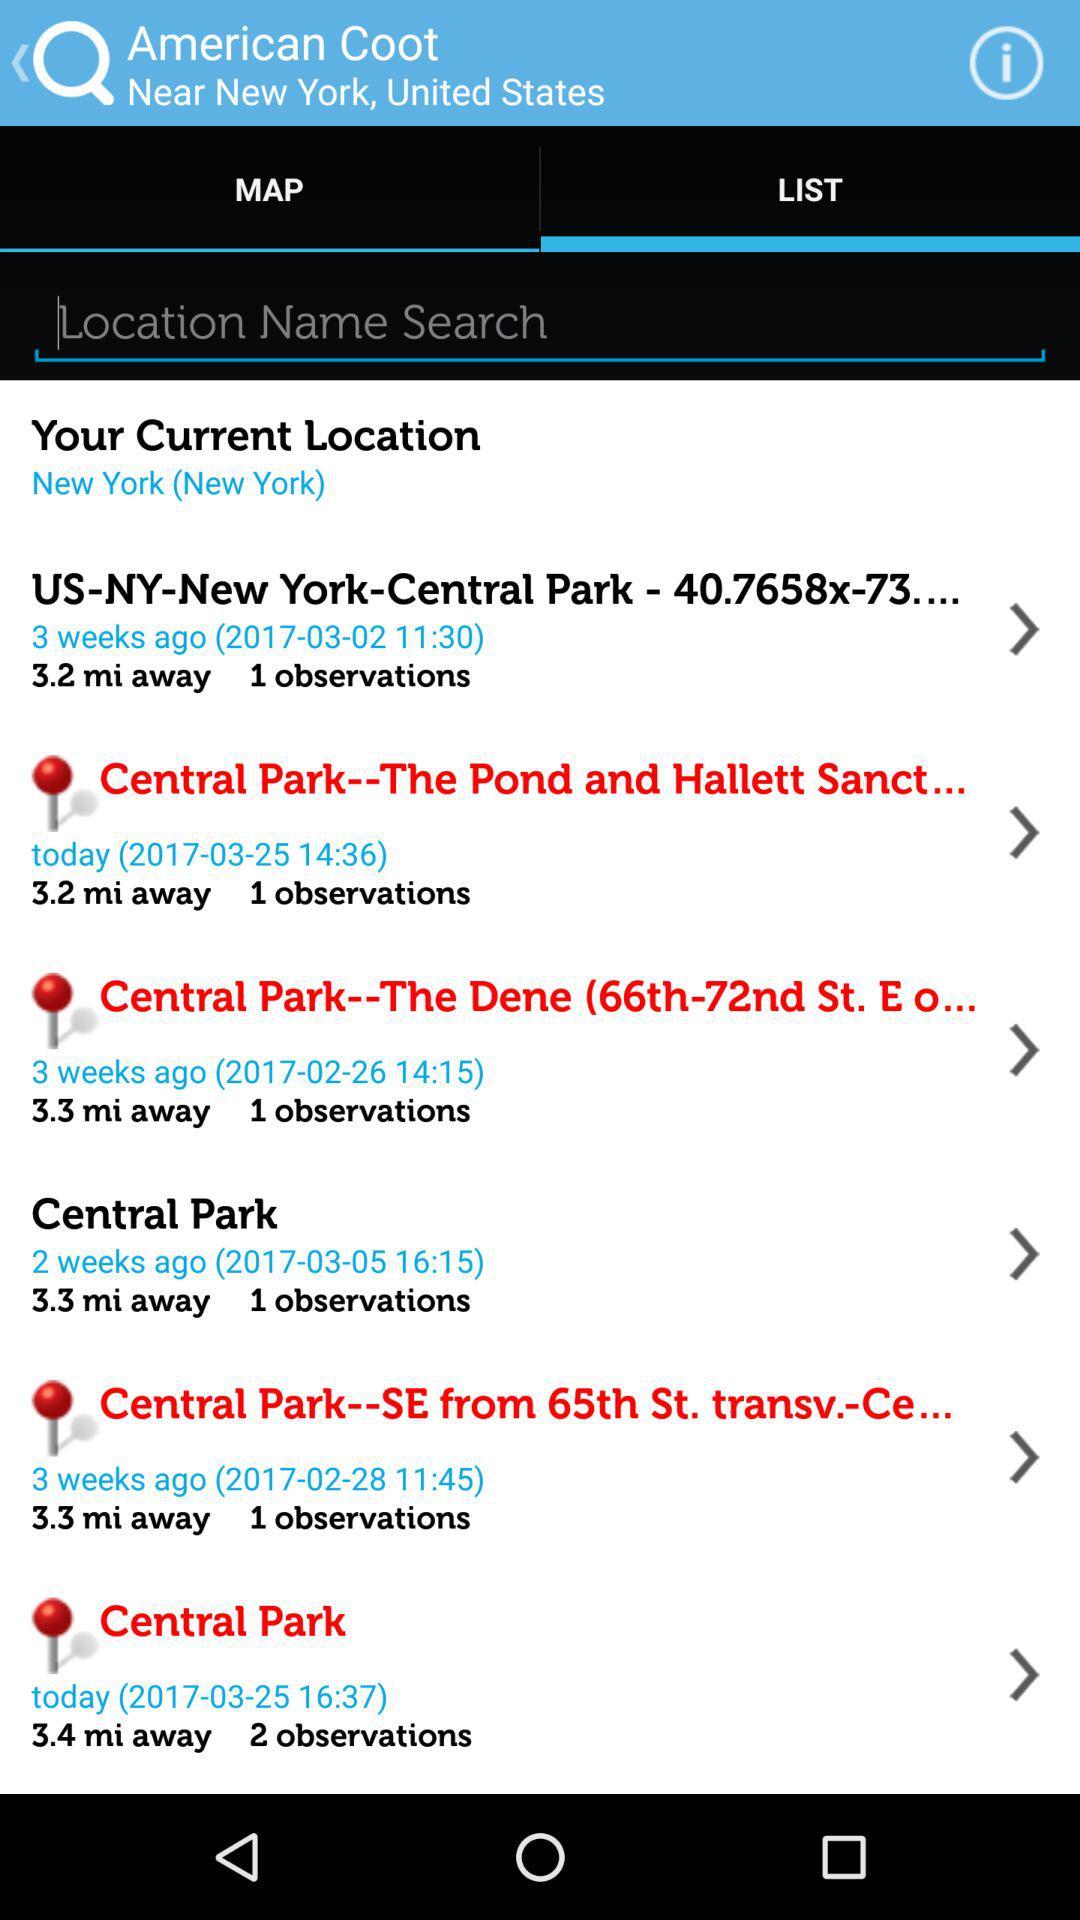  I want to click on address, so click(1024, 1049).